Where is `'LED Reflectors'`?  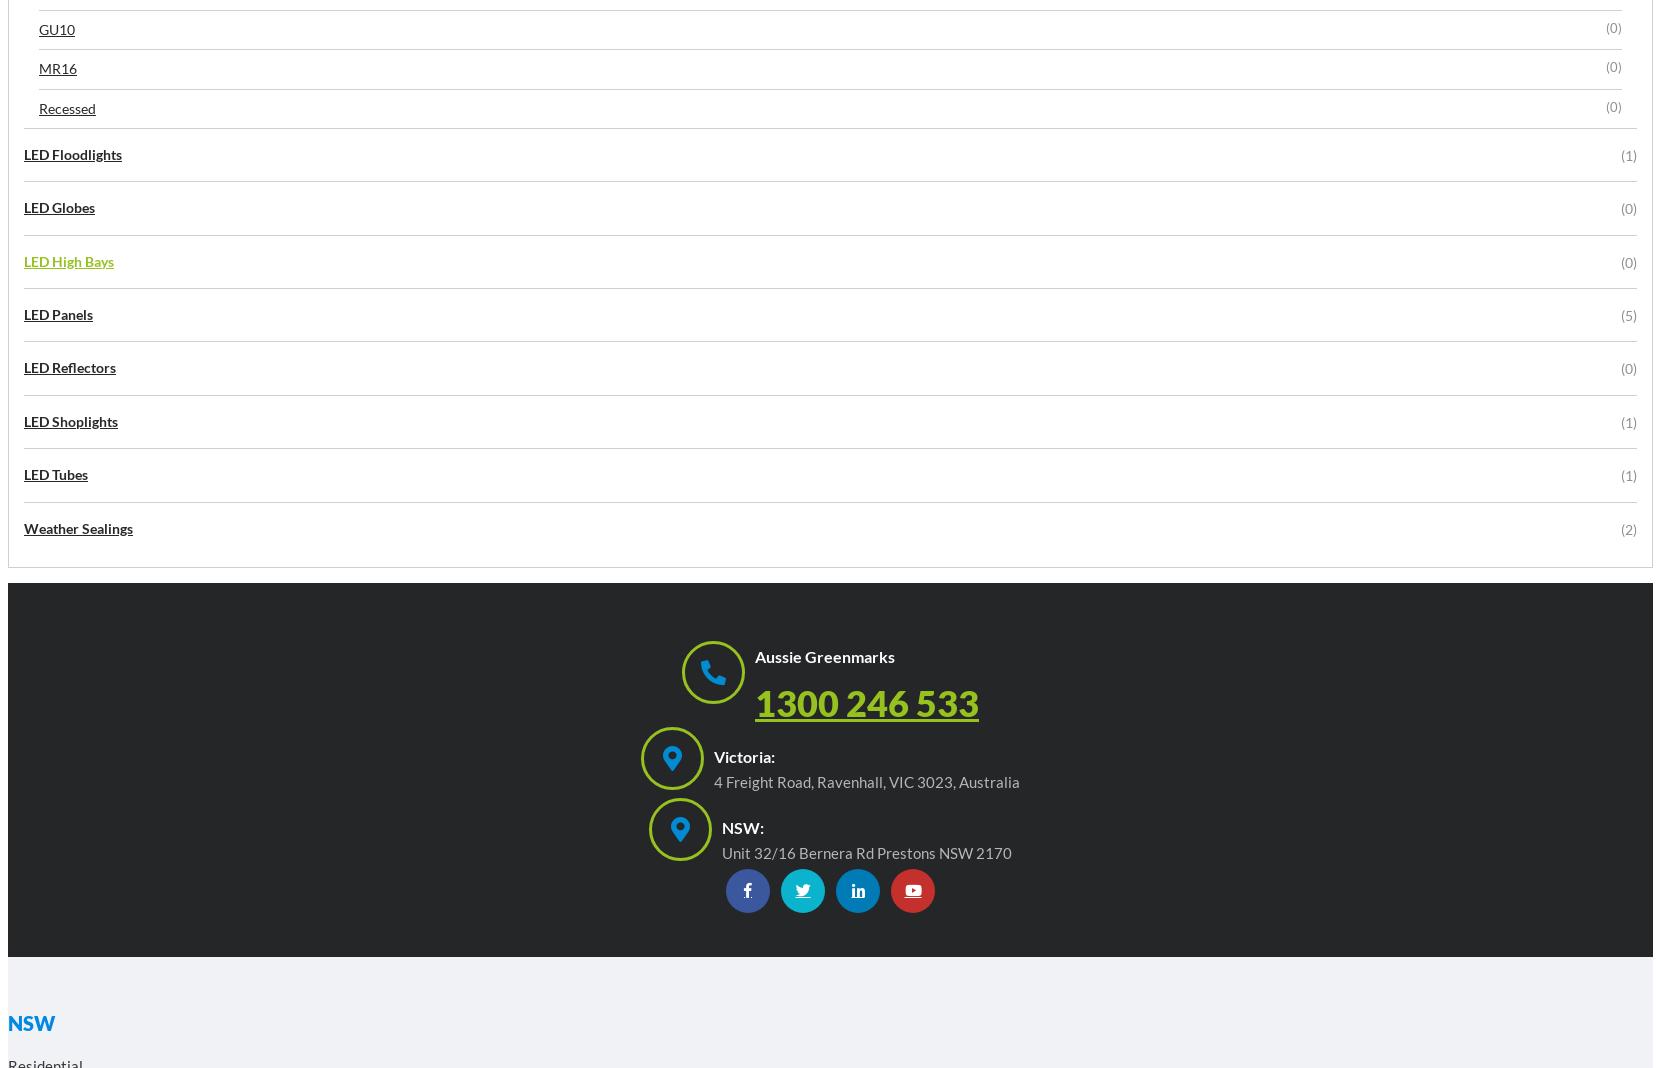
'LED Reflectors' is located at coordinates (22, 366).